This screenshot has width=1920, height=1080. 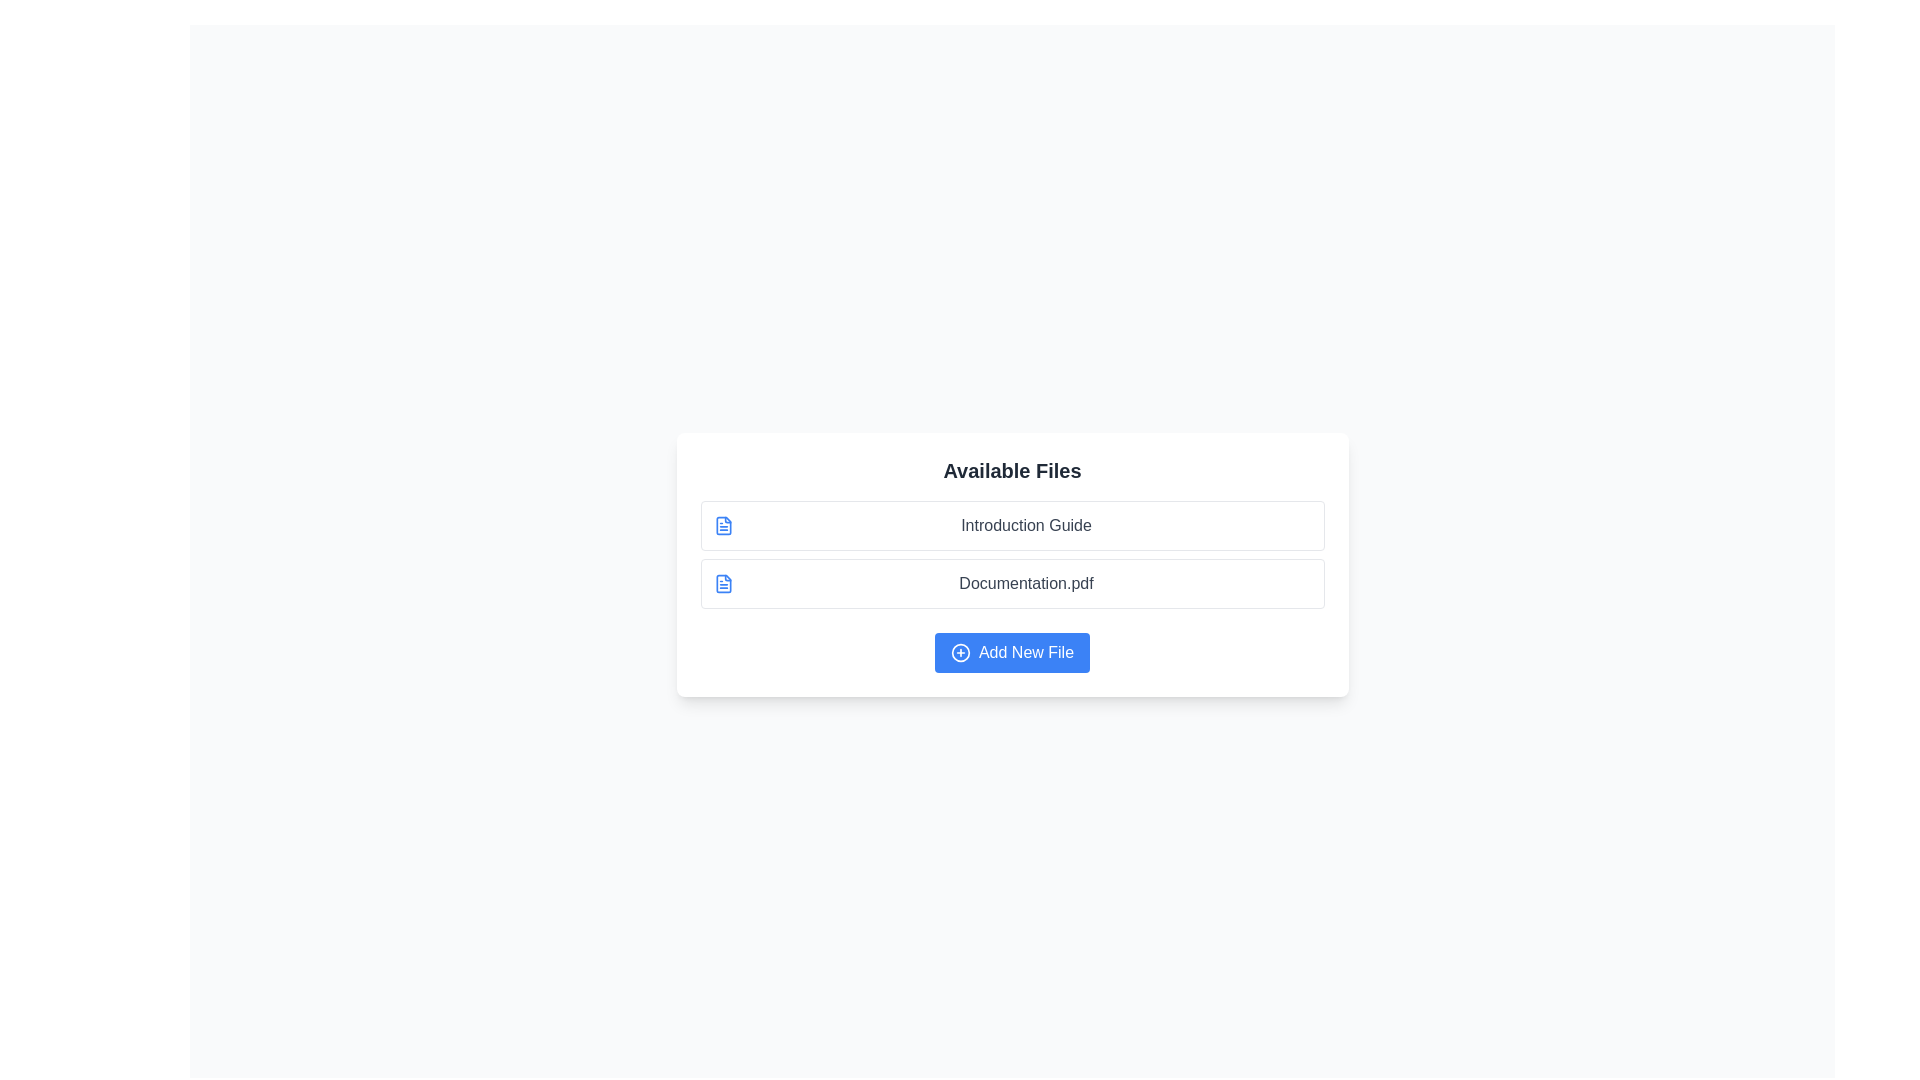 What do you see at coordinates (960, 652) in the screenshot?
I see `the outermost circular SVG element representing the 'Add New File' button, which symbolizes the addition functionality` at bounding box center [960, 652].